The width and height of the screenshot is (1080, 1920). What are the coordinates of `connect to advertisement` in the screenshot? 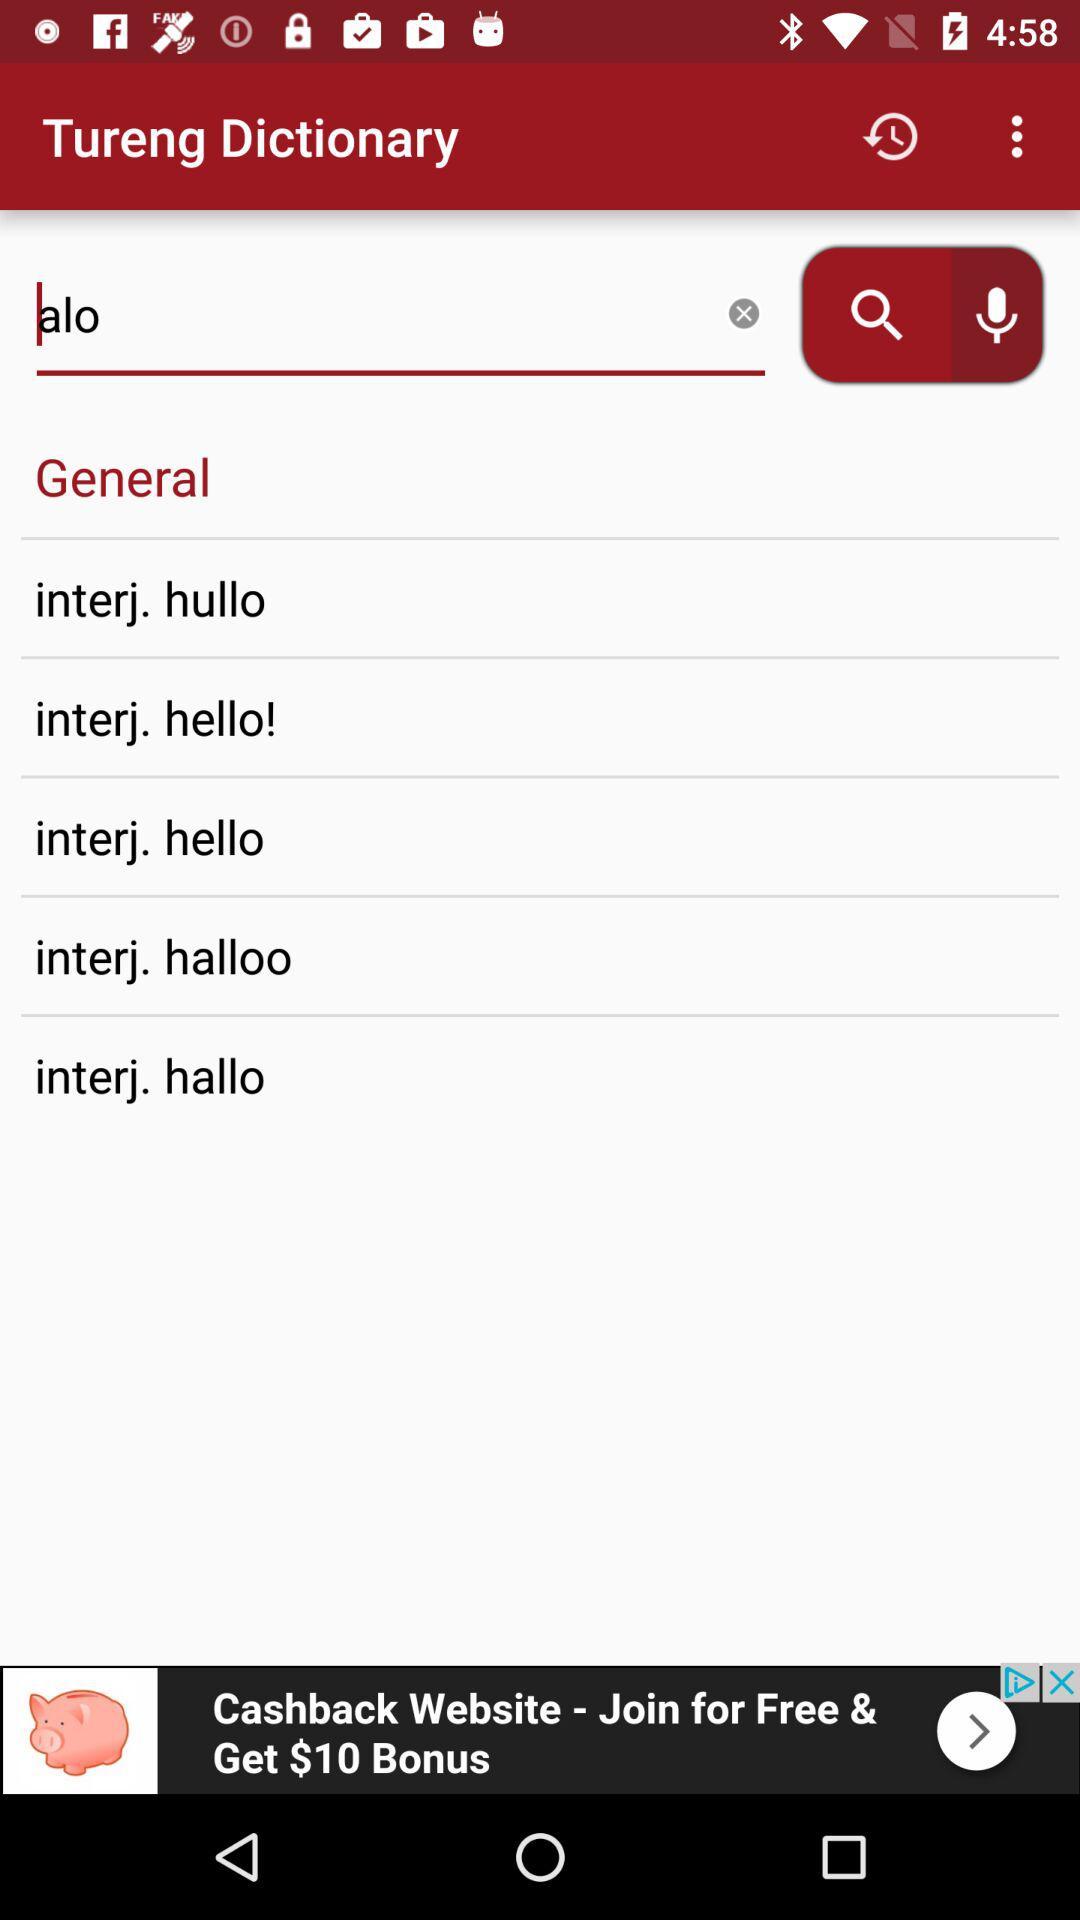 It's located at (540, 1727).